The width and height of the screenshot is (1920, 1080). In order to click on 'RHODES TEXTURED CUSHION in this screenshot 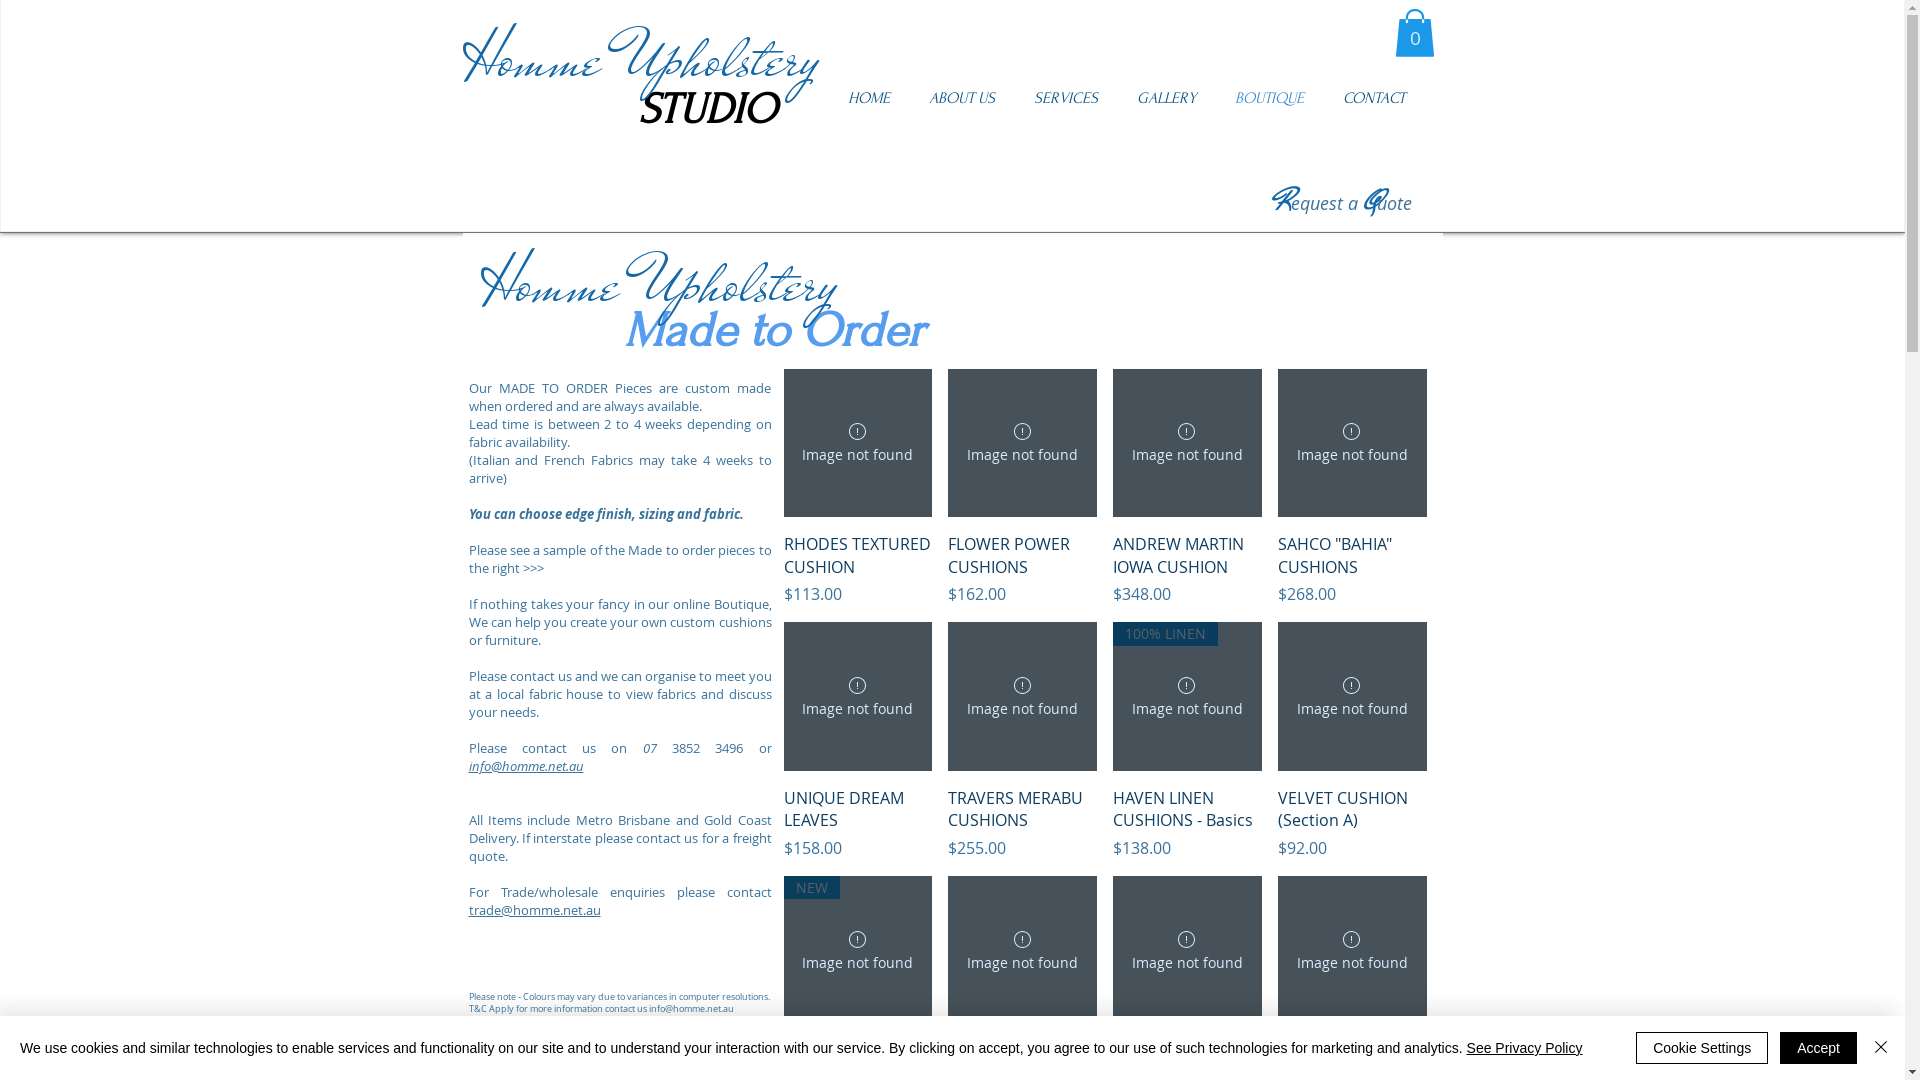, I will do `click(858, 569)`.